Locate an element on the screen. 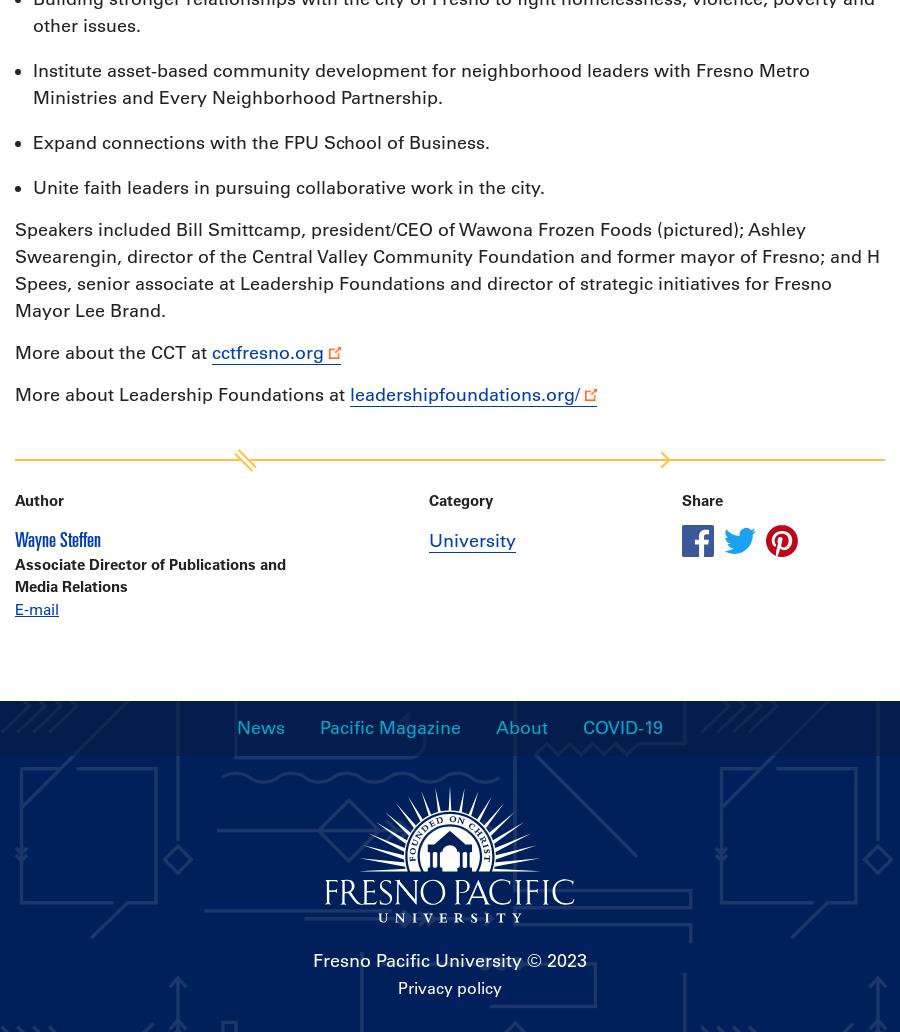 The width and height of the screenshot is (900, 1032). 'About' is located at coordinates (521, 726).